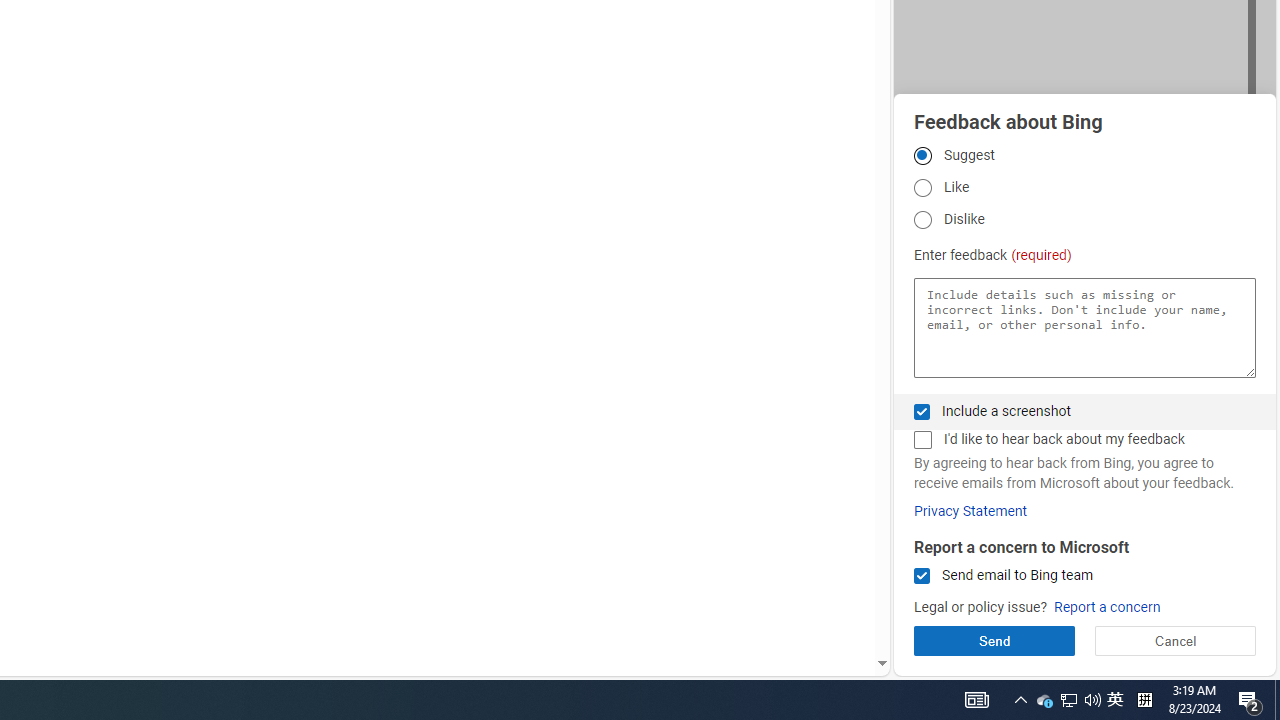  I want to click on 'Send', so click(994, 640).